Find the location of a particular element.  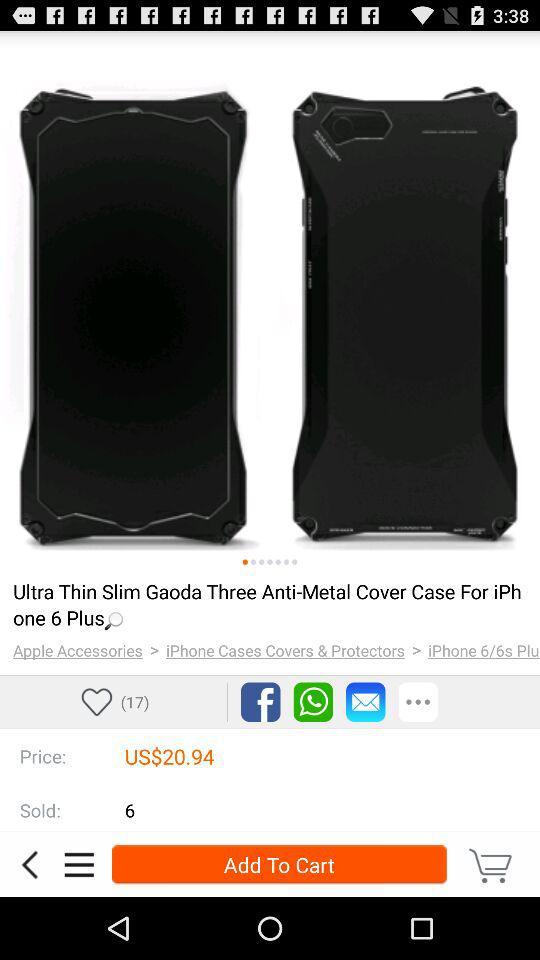

icon above the loading... is located at coordinates (277, 562).